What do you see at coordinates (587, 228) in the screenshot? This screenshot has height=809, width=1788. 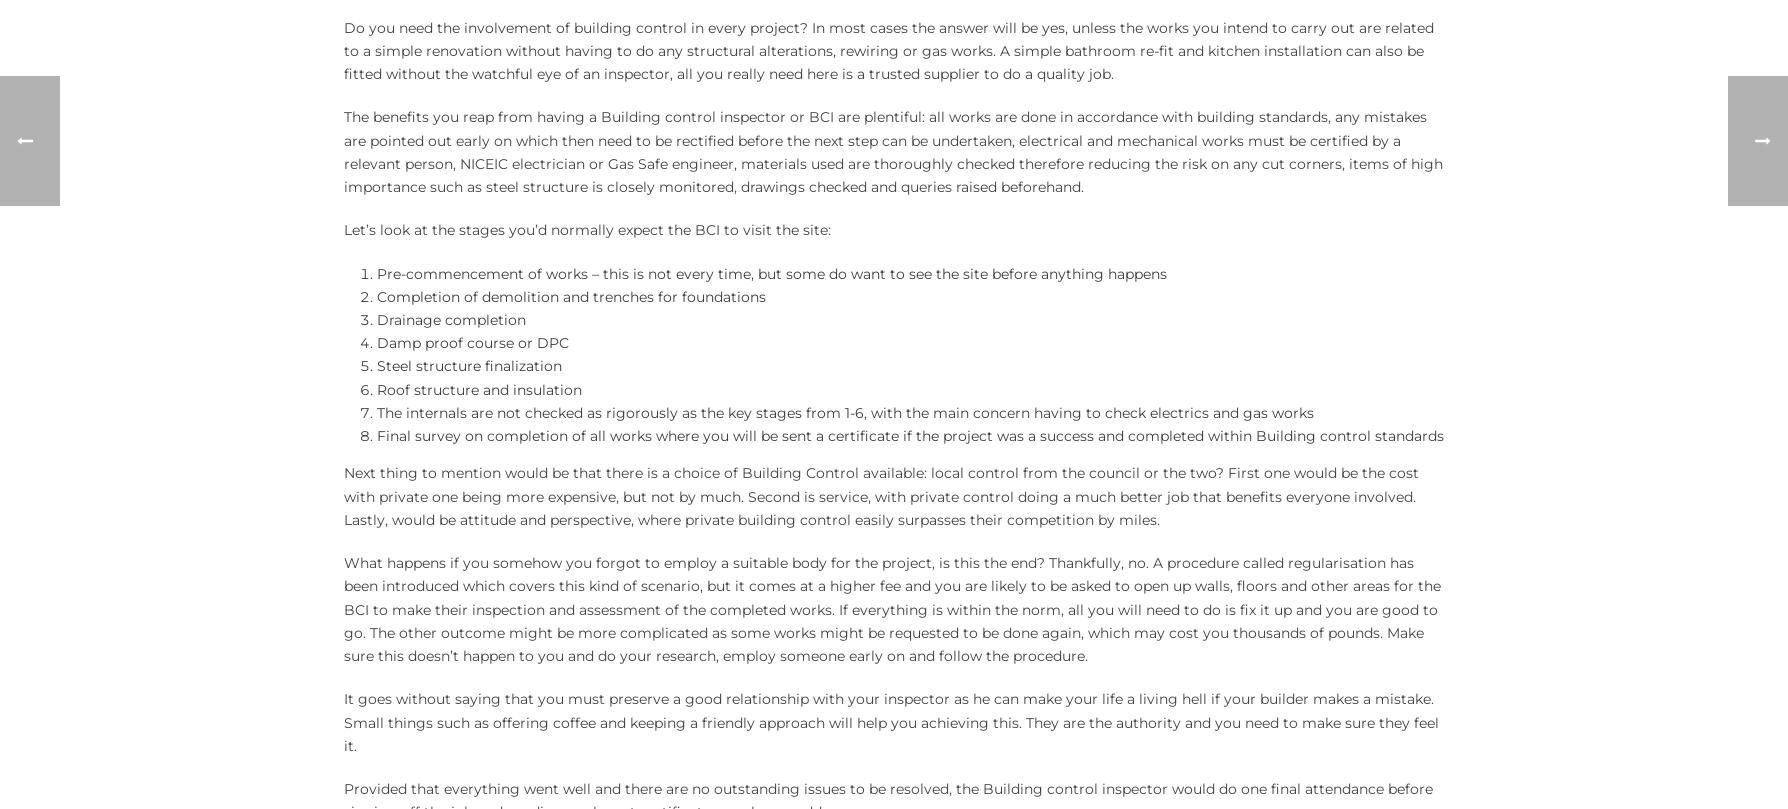 I see `'Let’s look at the stages you’d normally
expect the BCI to visit the site:'` at bounding box center [587, 228].